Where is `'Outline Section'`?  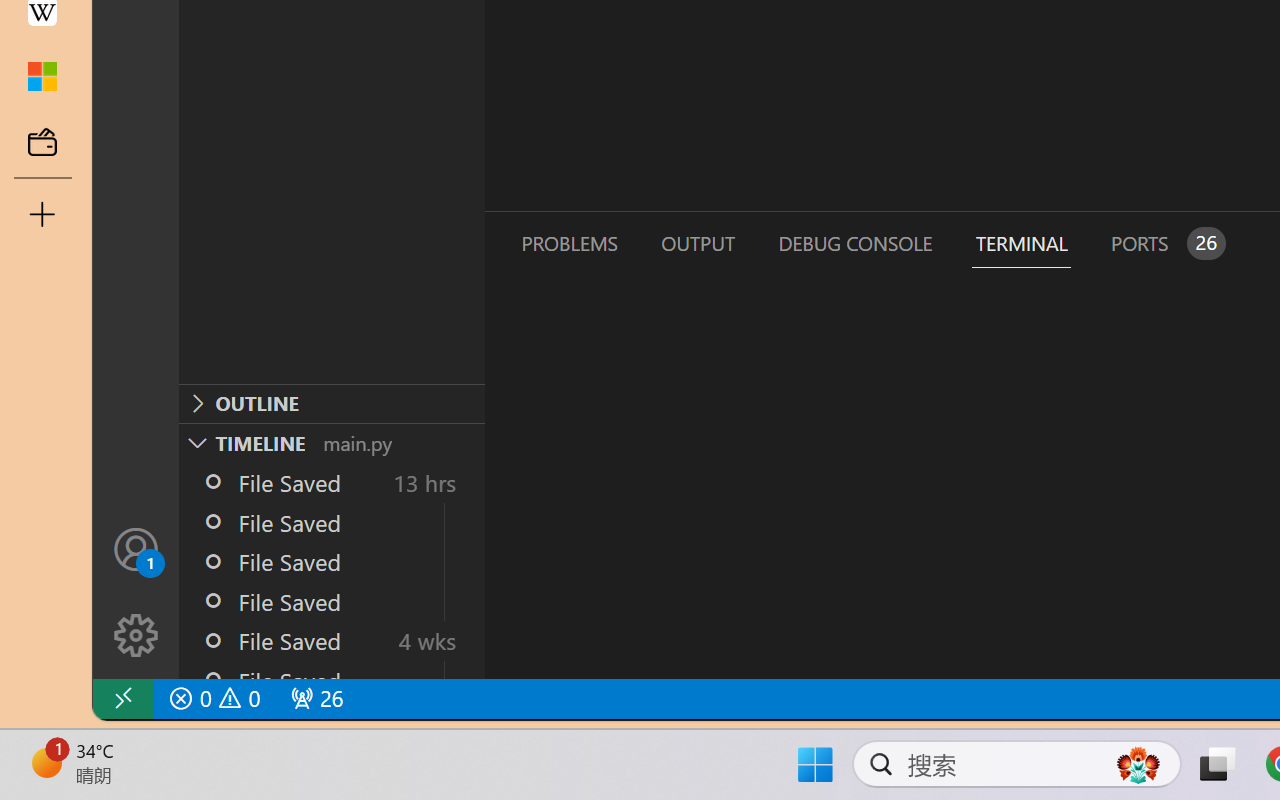
'Outline Section' is located at coordinates (331, 403).